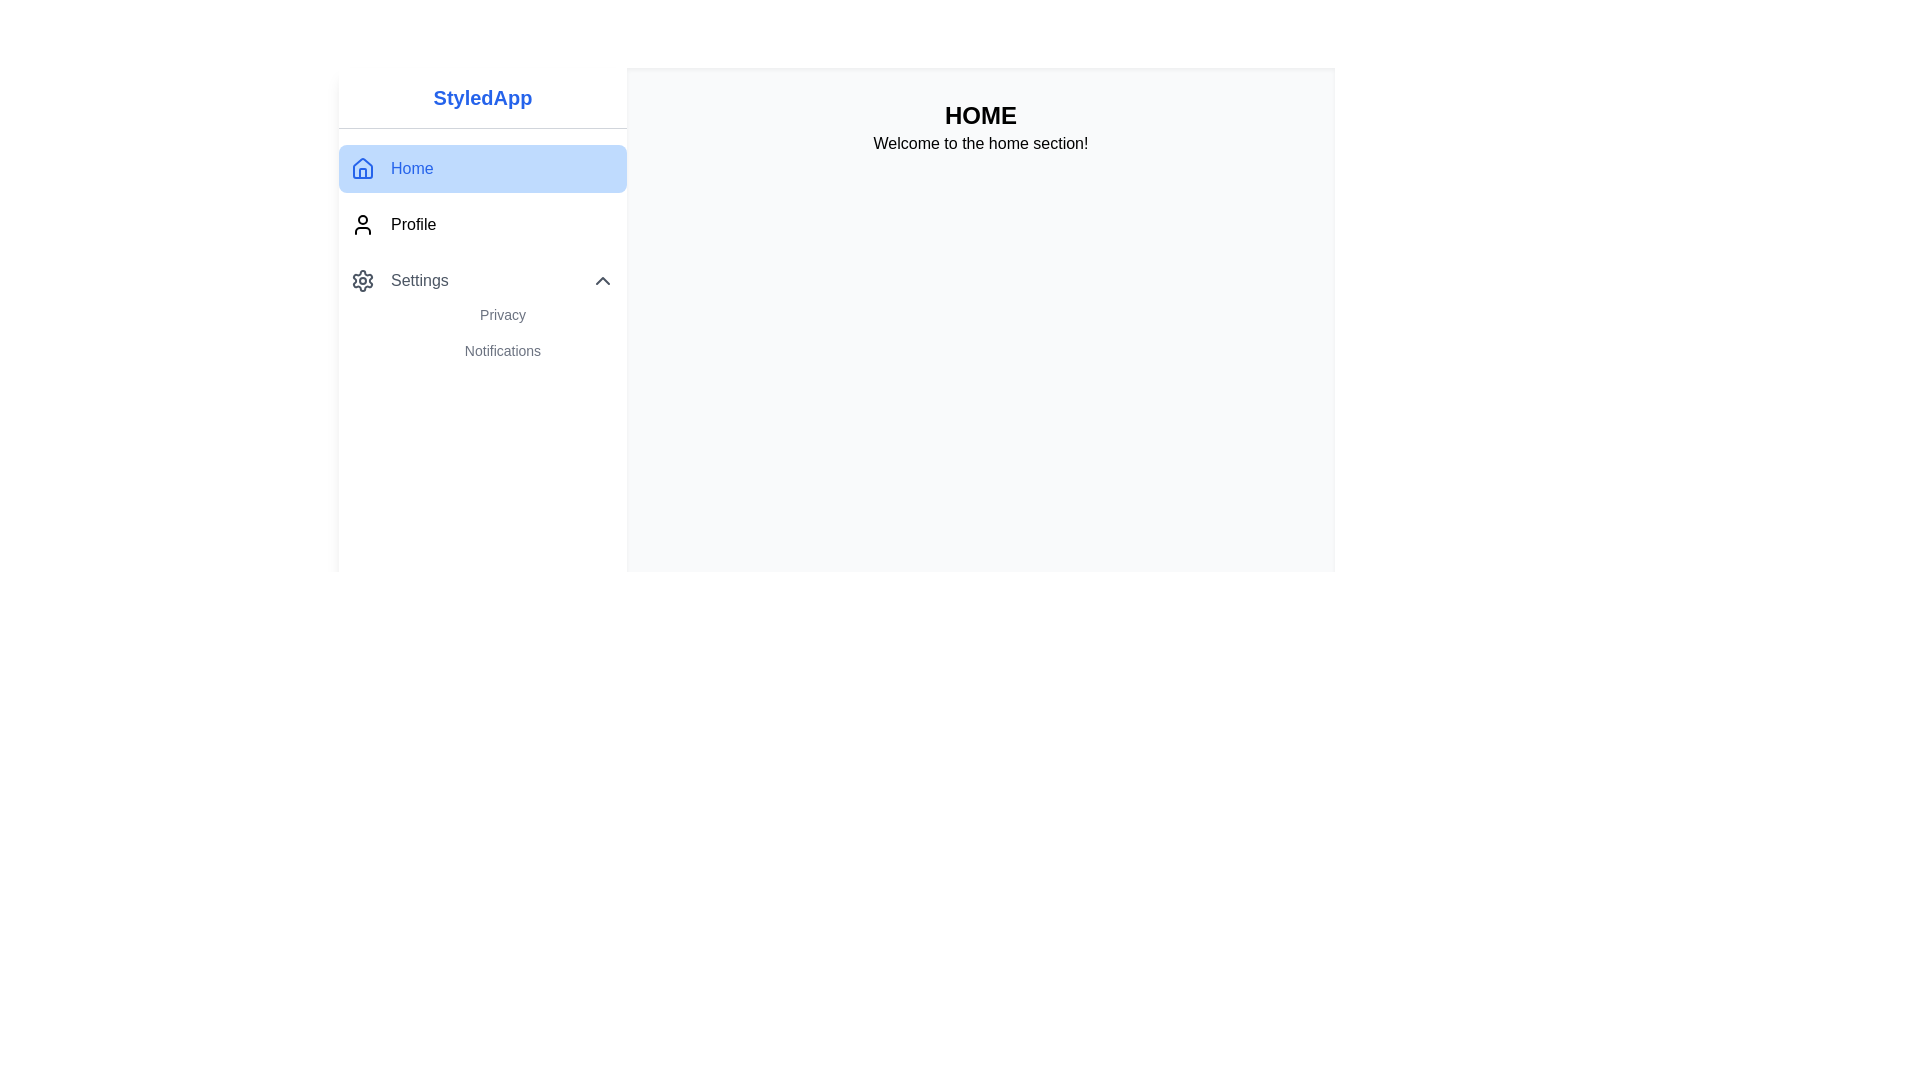 Image resolution: width=1920 pixels, height=1080 pixels. What do you see at coordinates (363, 172) in the screenshot?
I see `the House-shaped icon in the sidebar menu that indicates the 'Home' section of the application` at bounding box center [363, 172].